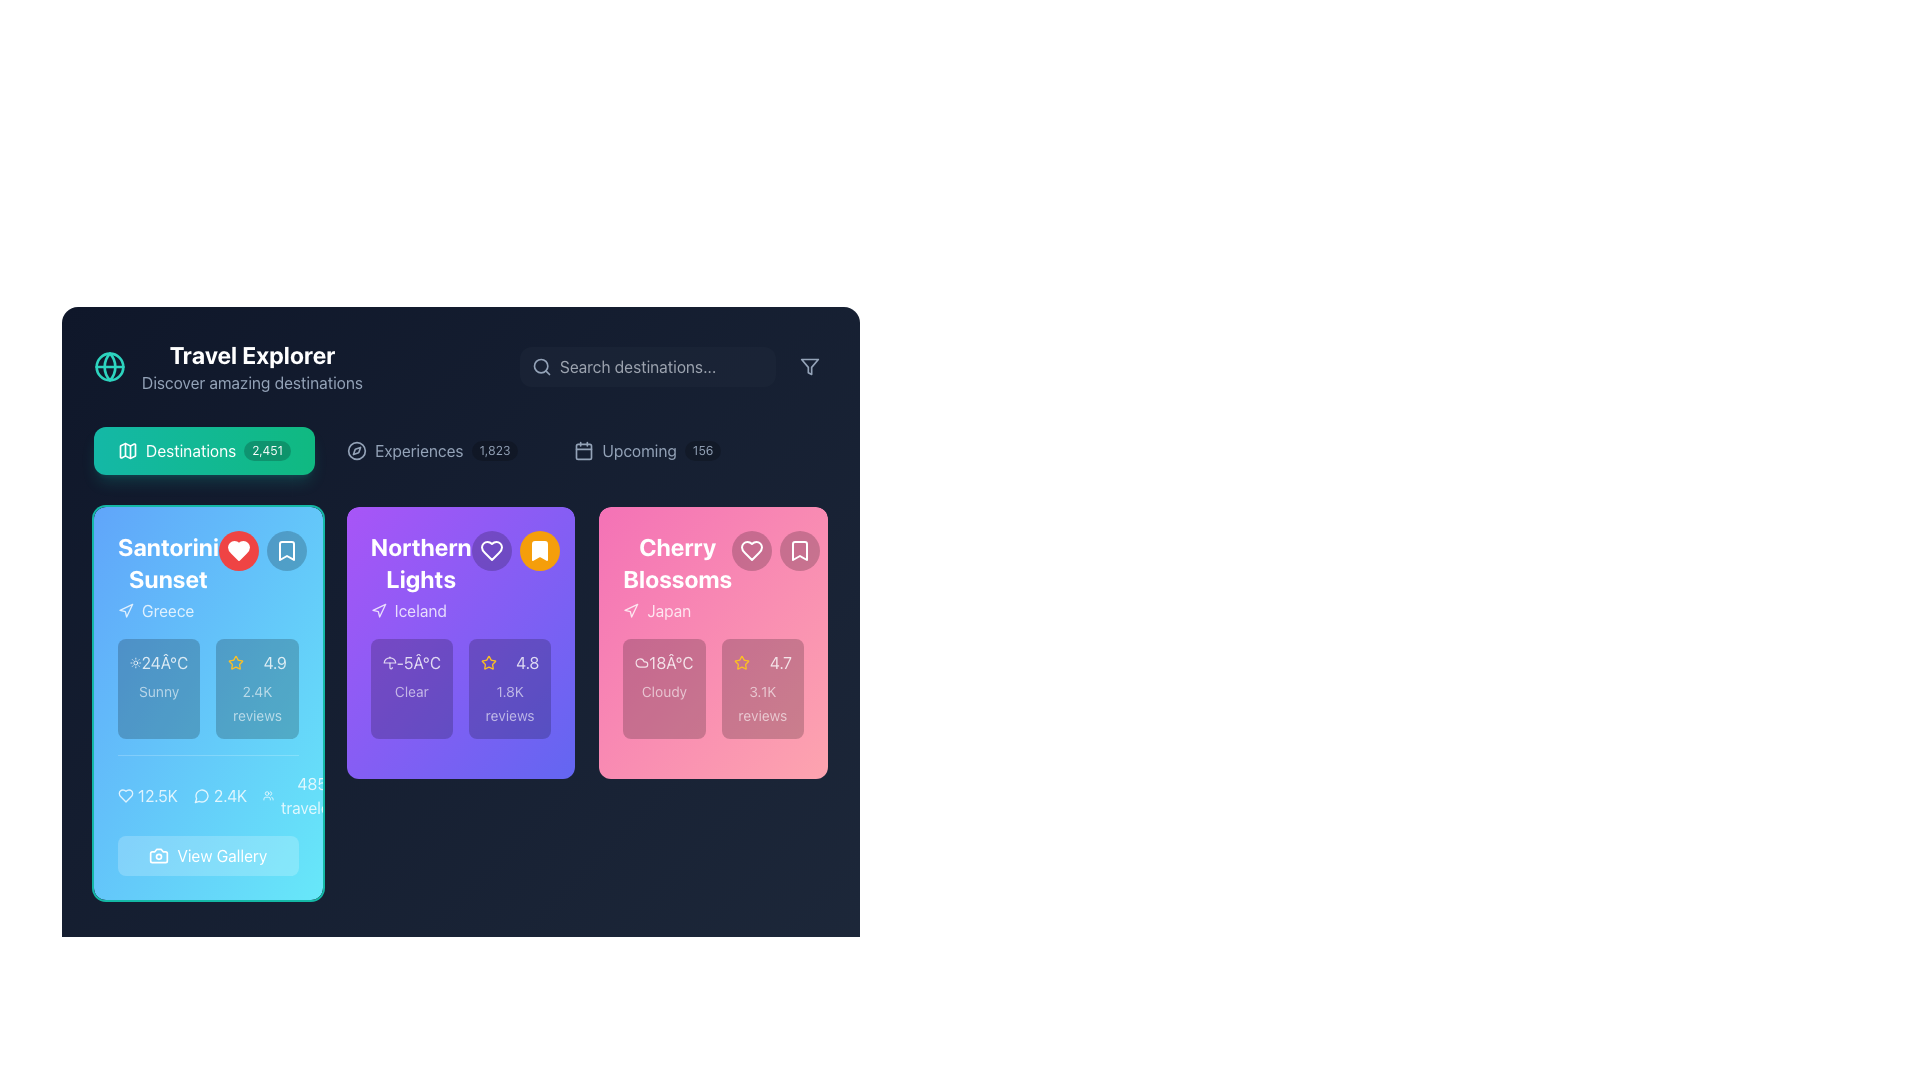  What do you see at coordinates (491, 551) in the screenshot?
I see `the 'like' or 'favorite' icon button located at the top-right corner of the purple card labeled 'Northern Lights' to mark the item as a favorite` at bounding box center [491, 551].